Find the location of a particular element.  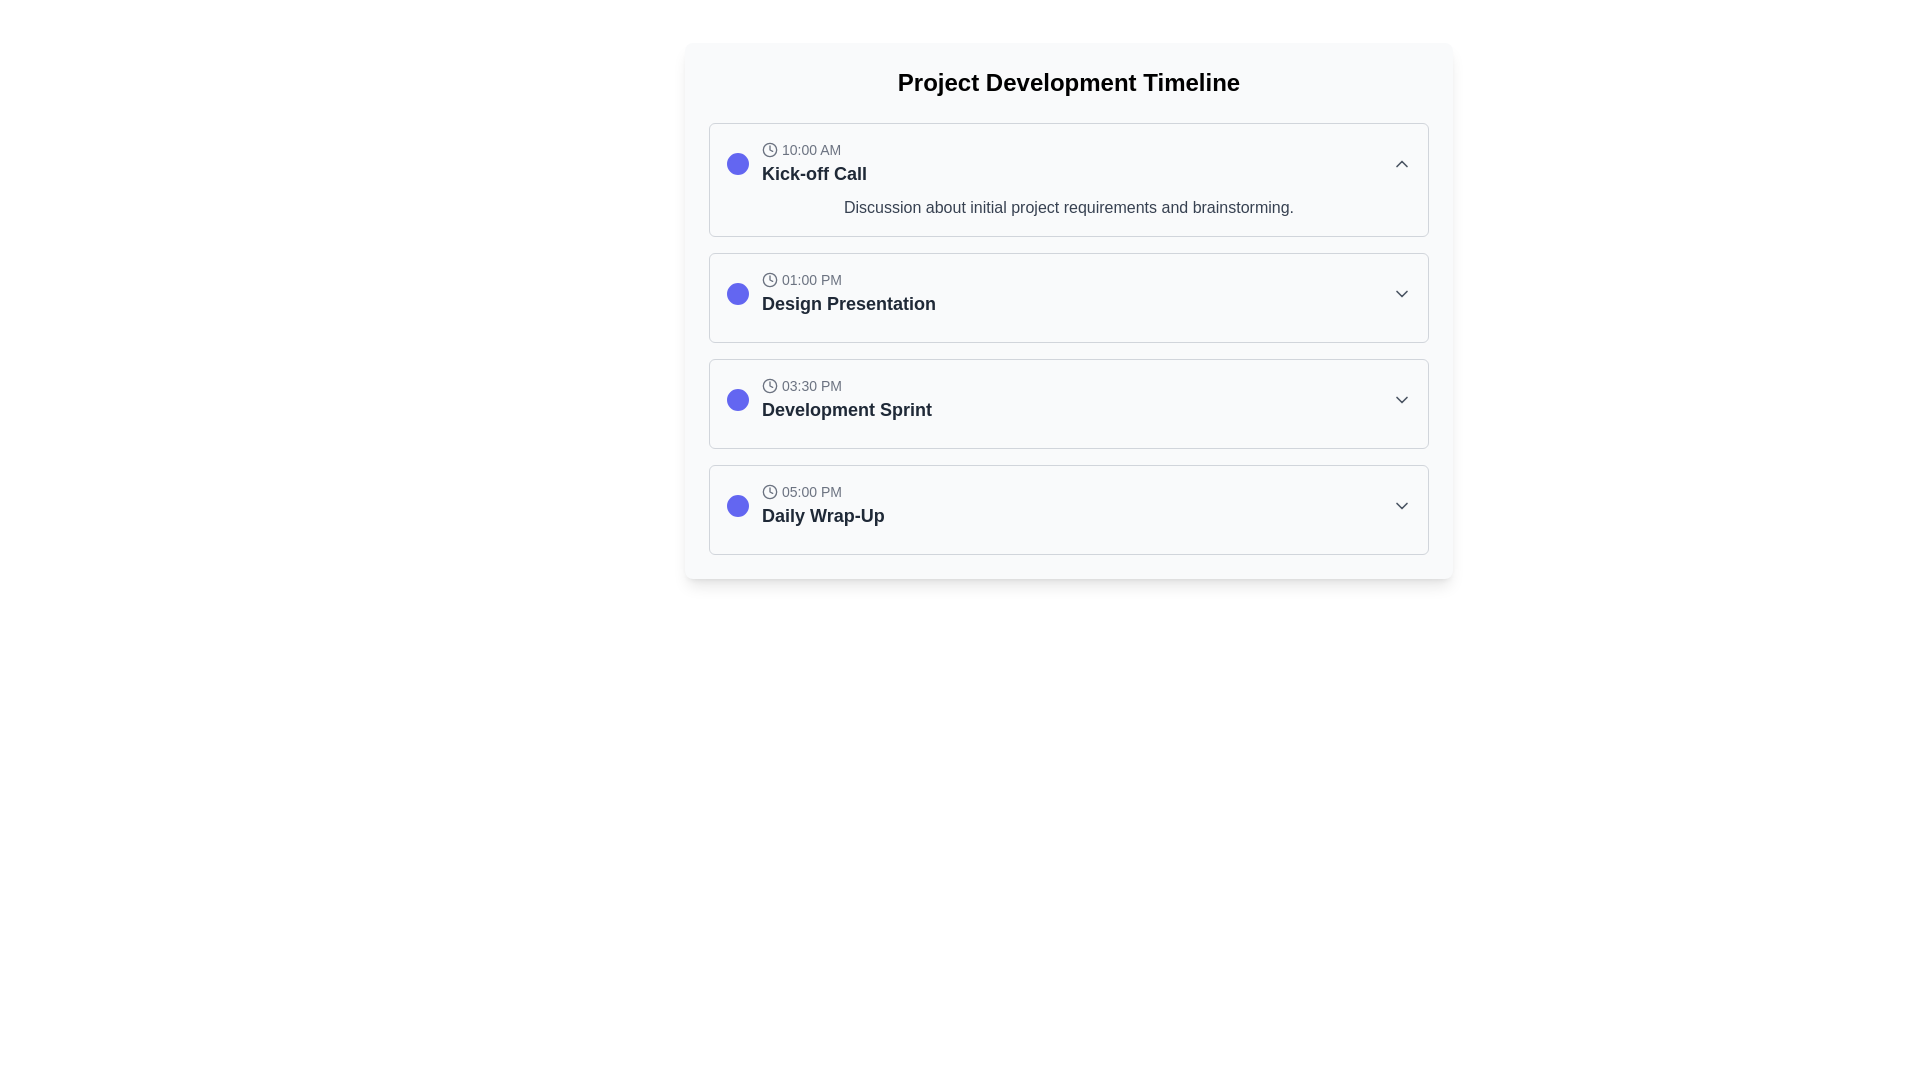

the second item in the timeline event row, which is located between '10:00 AM Kick-off Call' and '03:30 PM Development Sprint' is located at coordinates (830, 293).